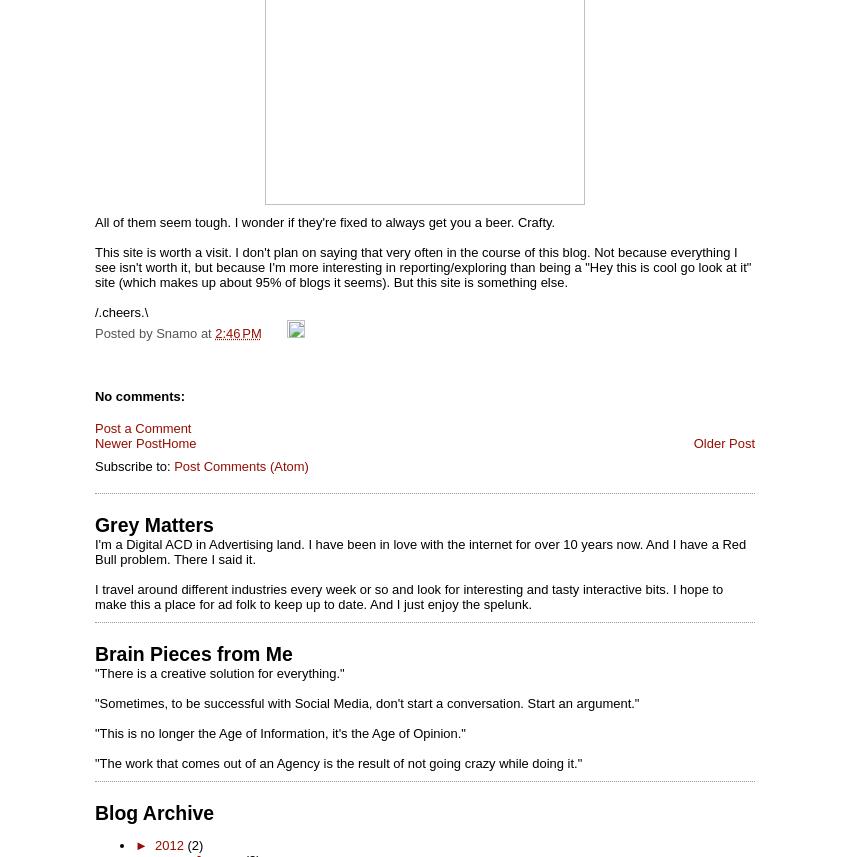  What do you see at coordinates (193, 844) in the screenshot?
I see `'(2)'` at bounding box center [193, 844].